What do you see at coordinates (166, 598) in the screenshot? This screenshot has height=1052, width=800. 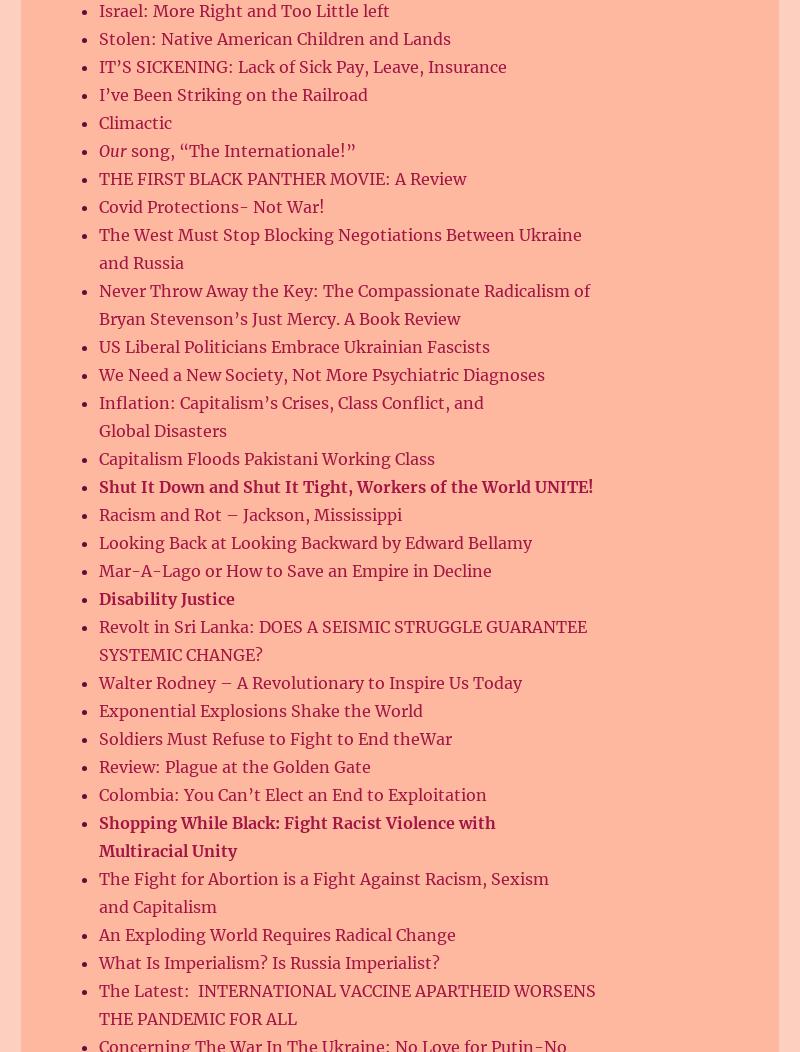 I see `'Disability Justice'` at bounding box center [166, 598].